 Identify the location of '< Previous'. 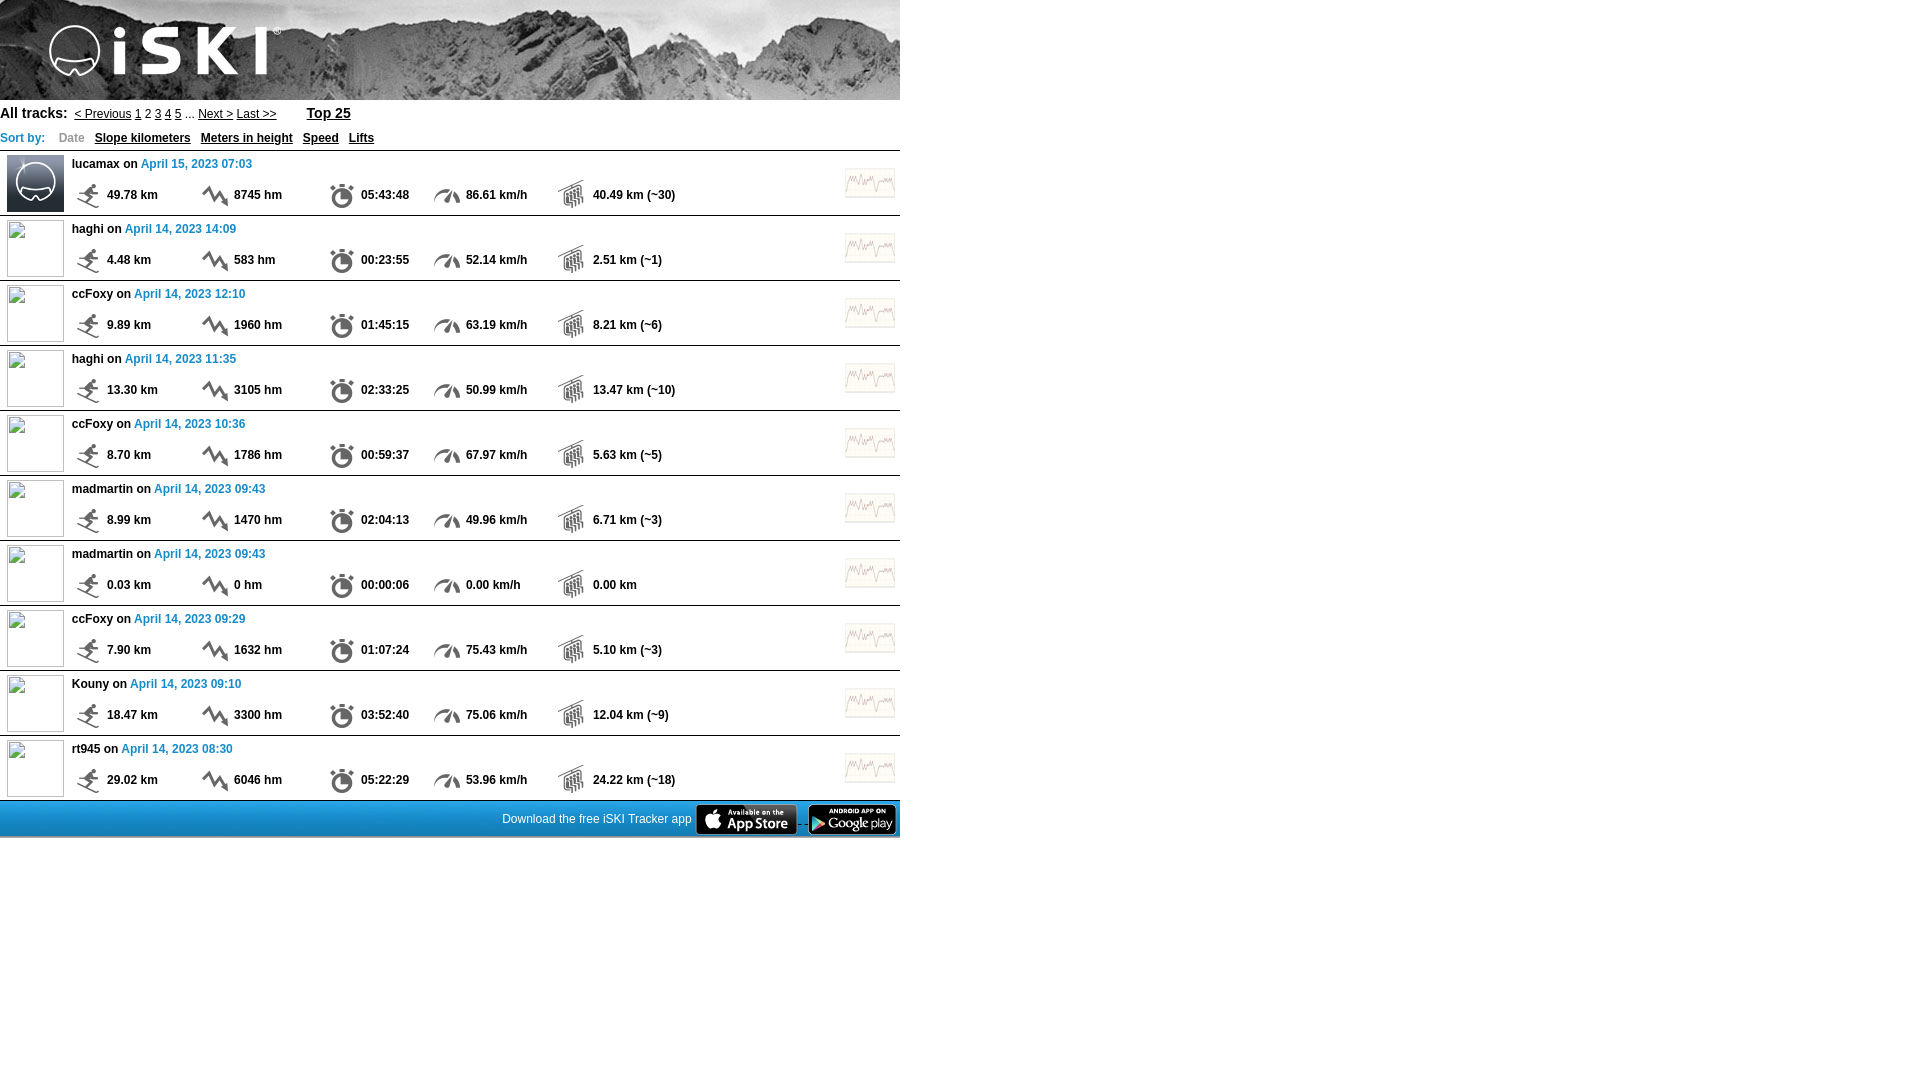
(101, 112).